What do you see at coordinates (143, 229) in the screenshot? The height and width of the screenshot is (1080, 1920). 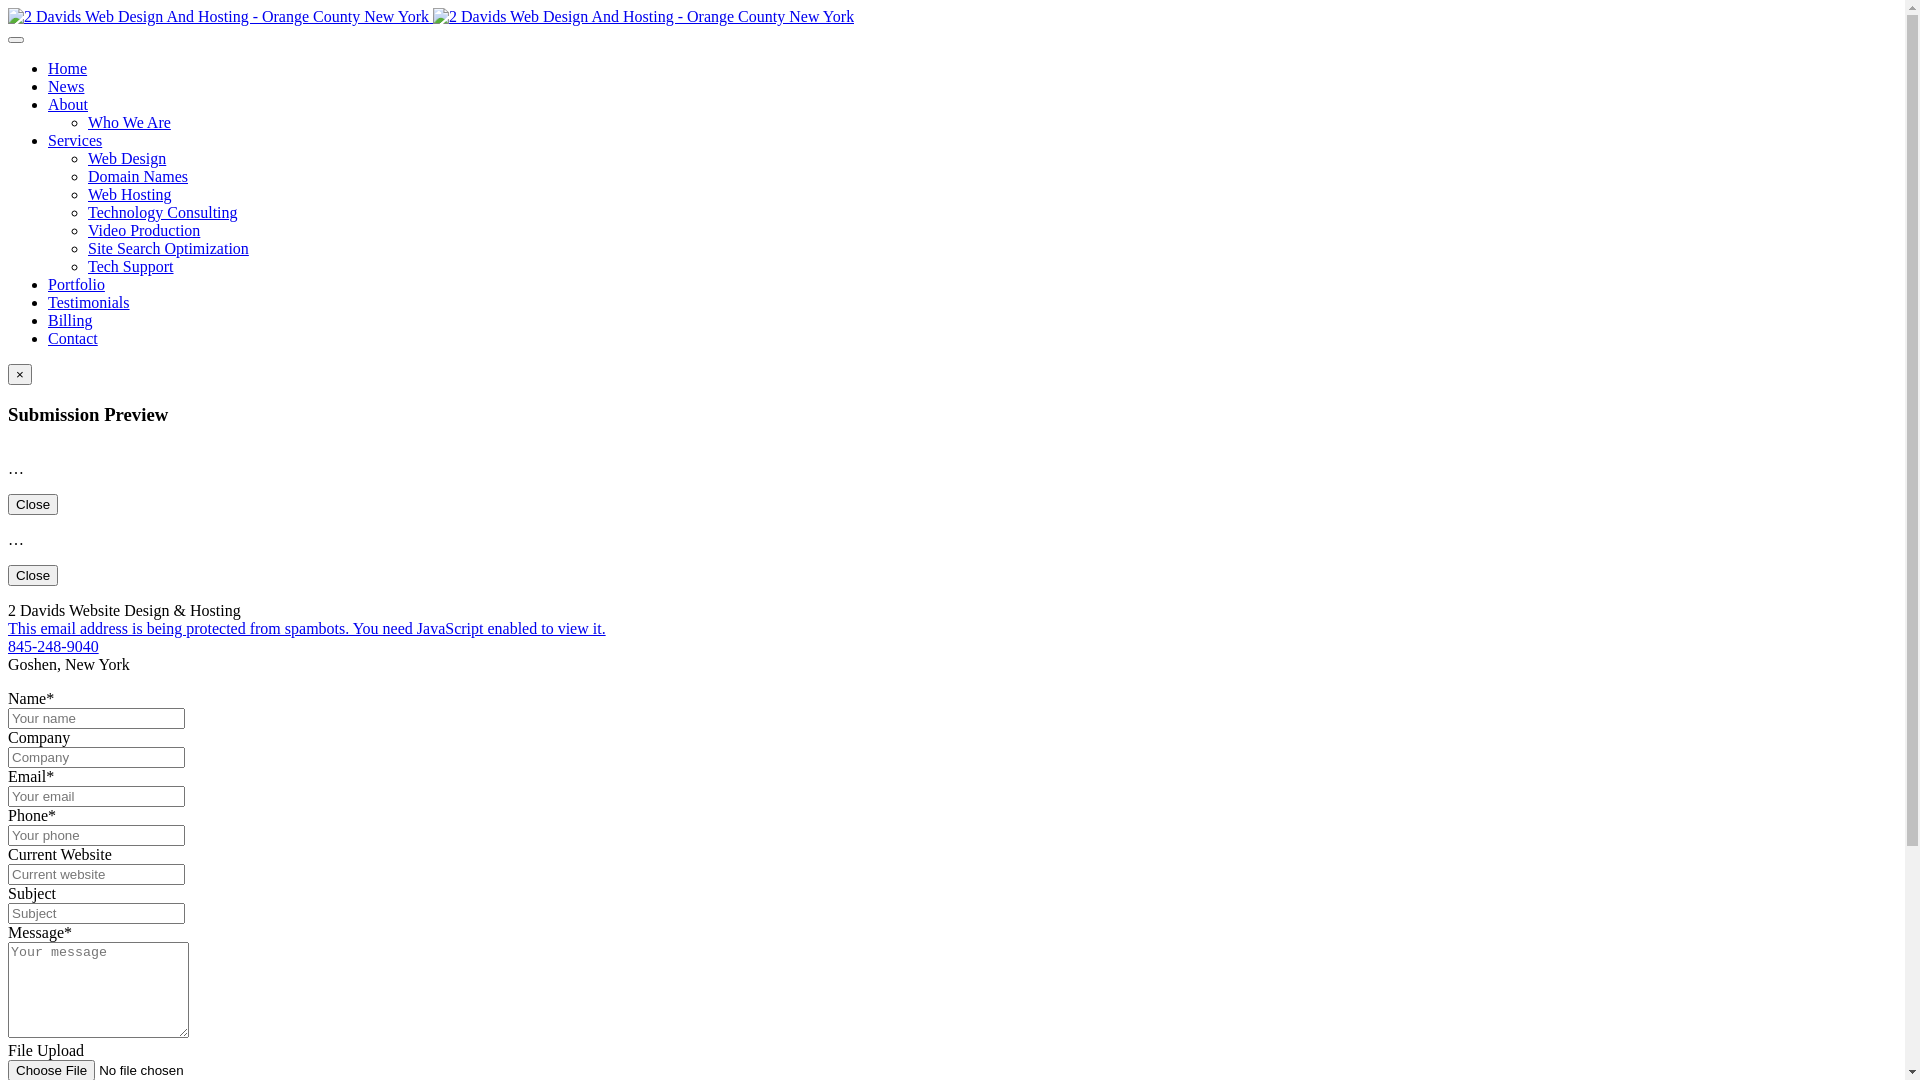 I see `'Video Production'` at bounding box center [143, 229].